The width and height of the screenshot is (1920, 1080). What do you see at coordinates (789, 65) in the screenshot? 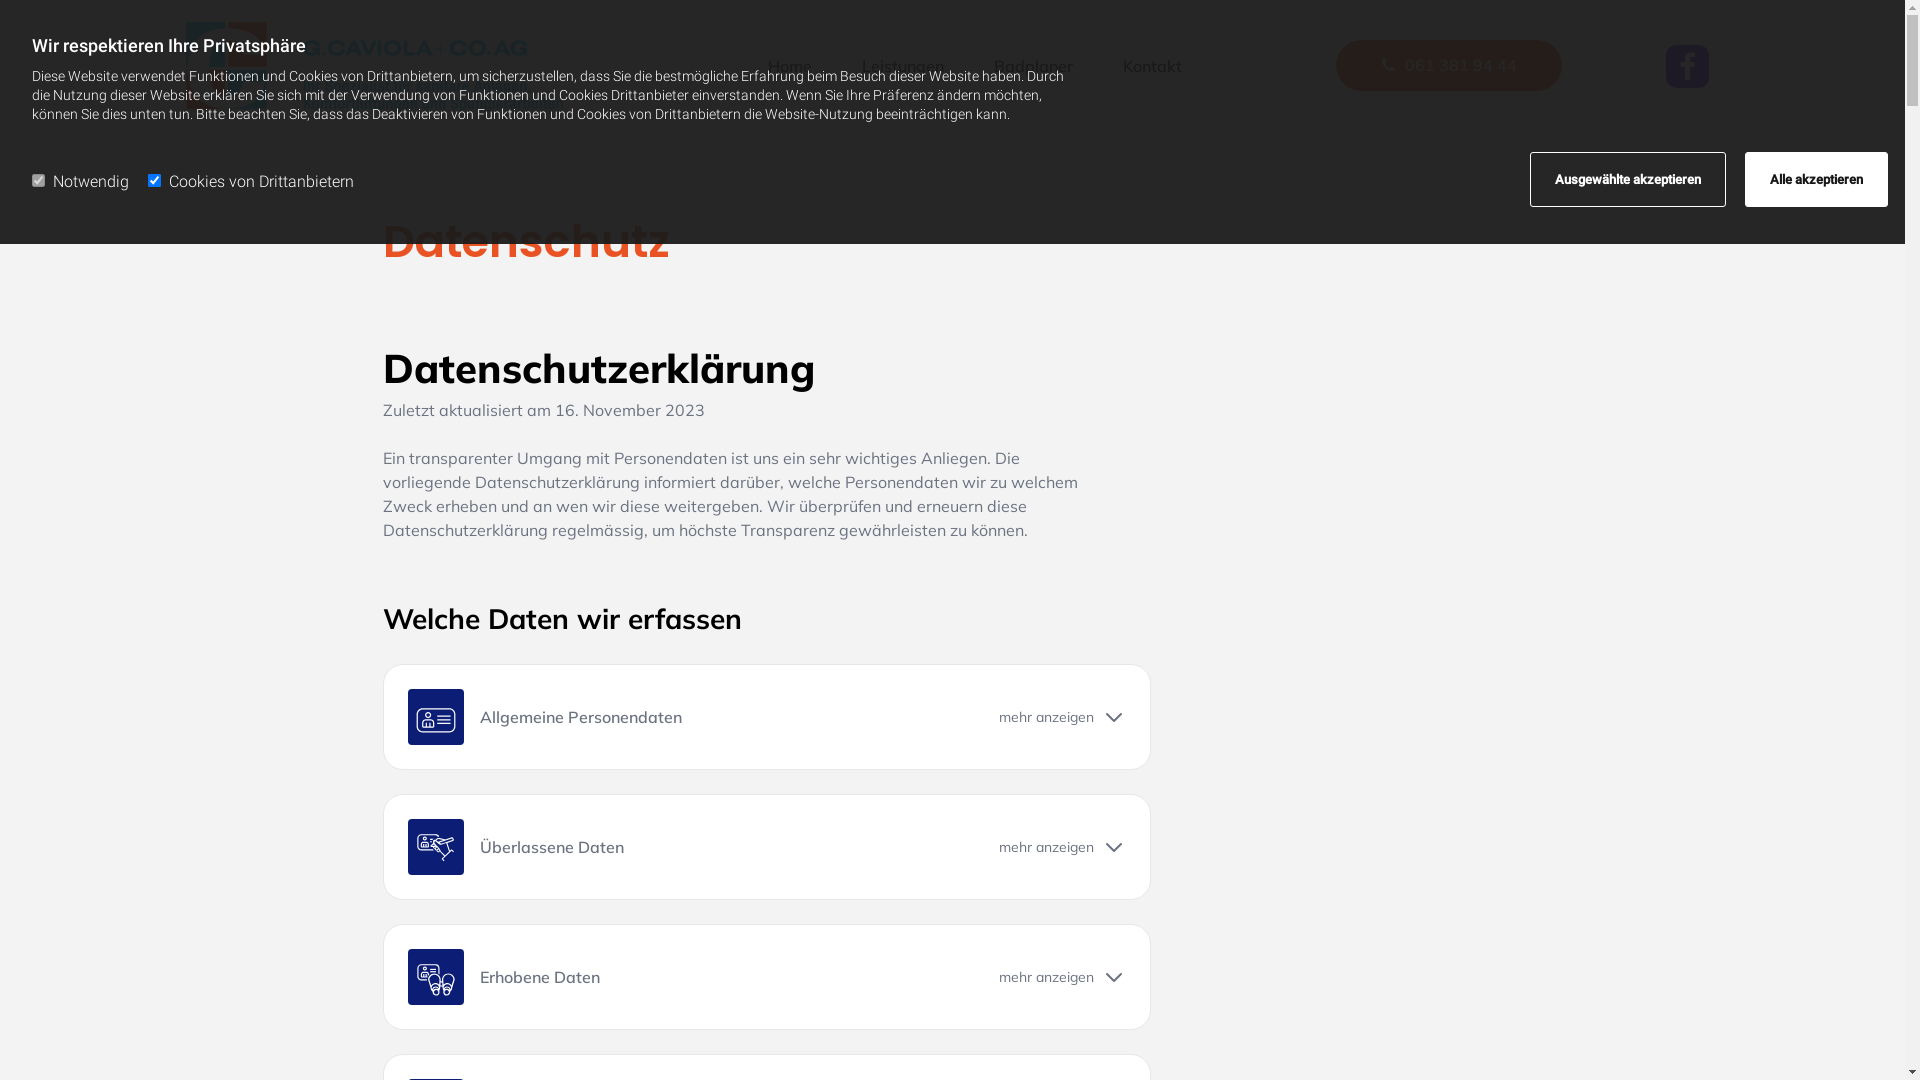
I see `'Home'` at bounding box center [789, 65].